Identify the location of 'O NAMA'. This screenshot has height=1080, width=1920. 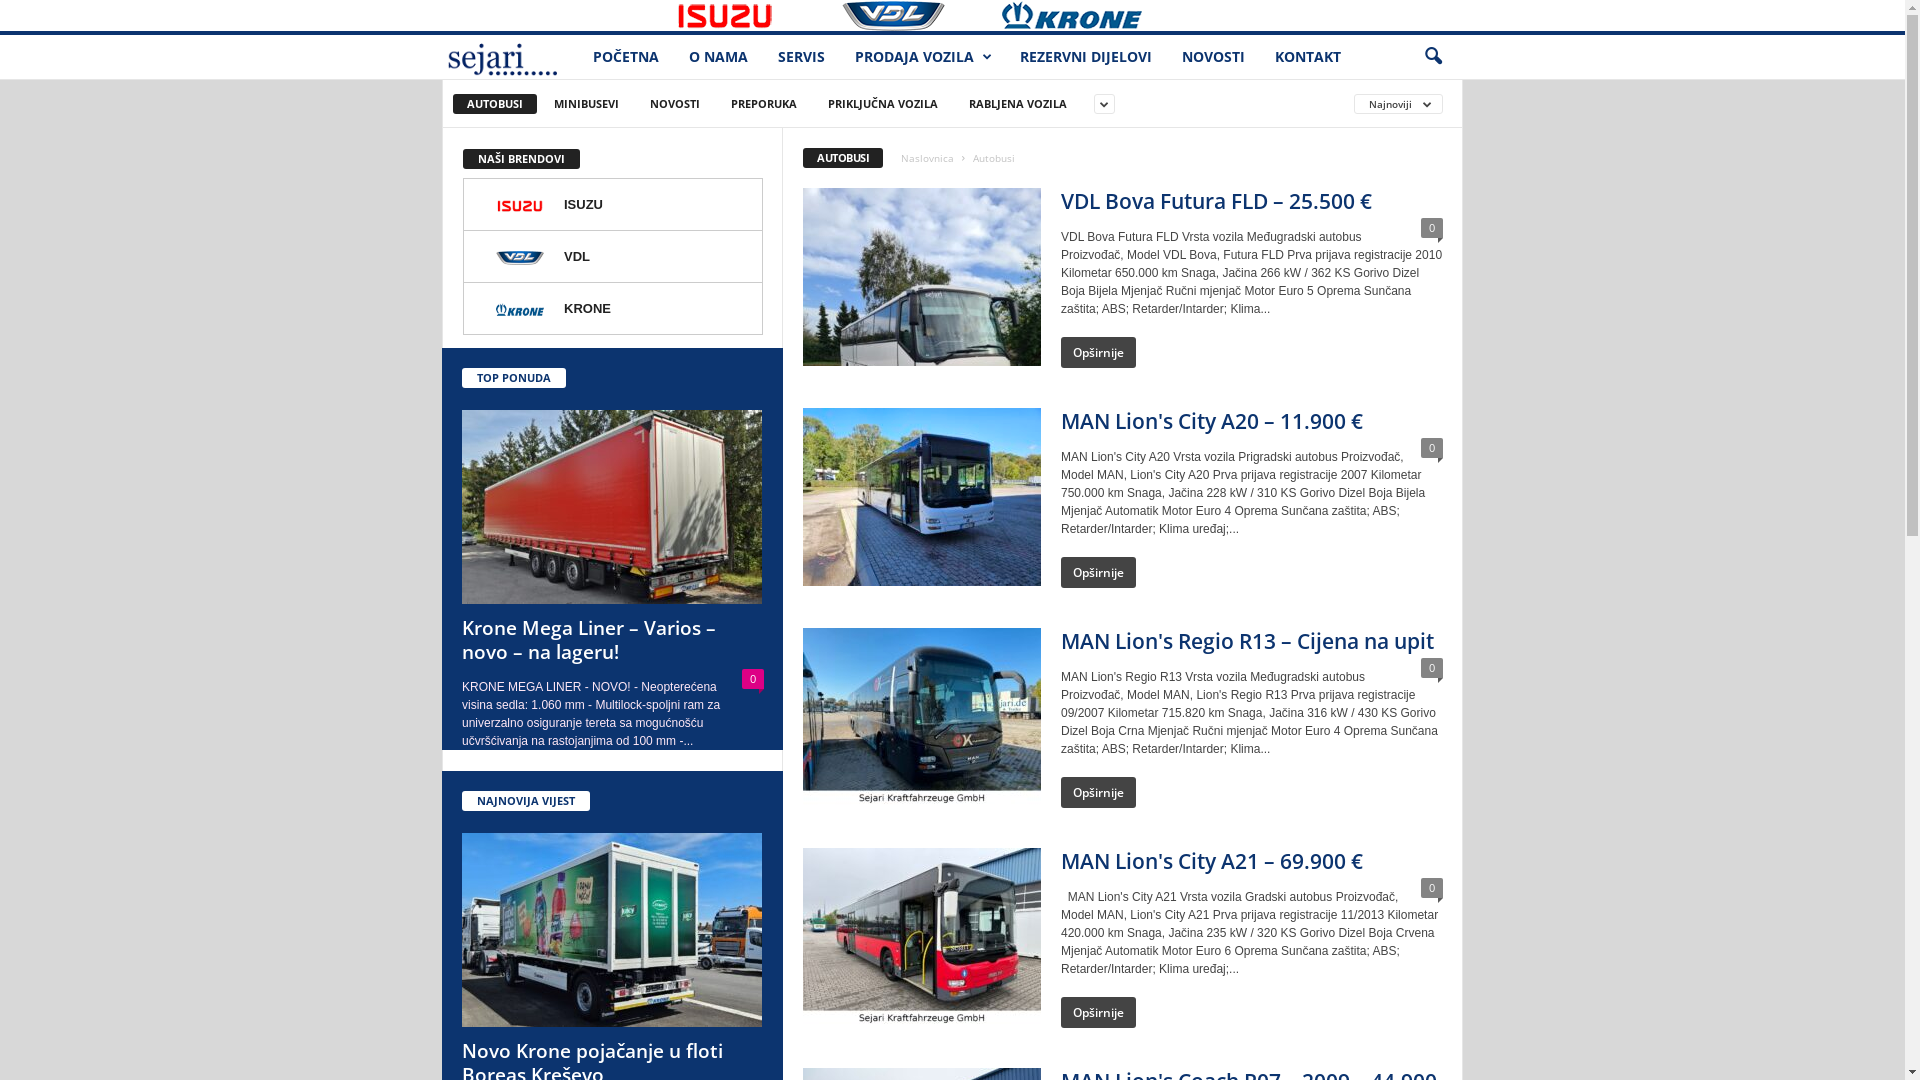
(718, 56).